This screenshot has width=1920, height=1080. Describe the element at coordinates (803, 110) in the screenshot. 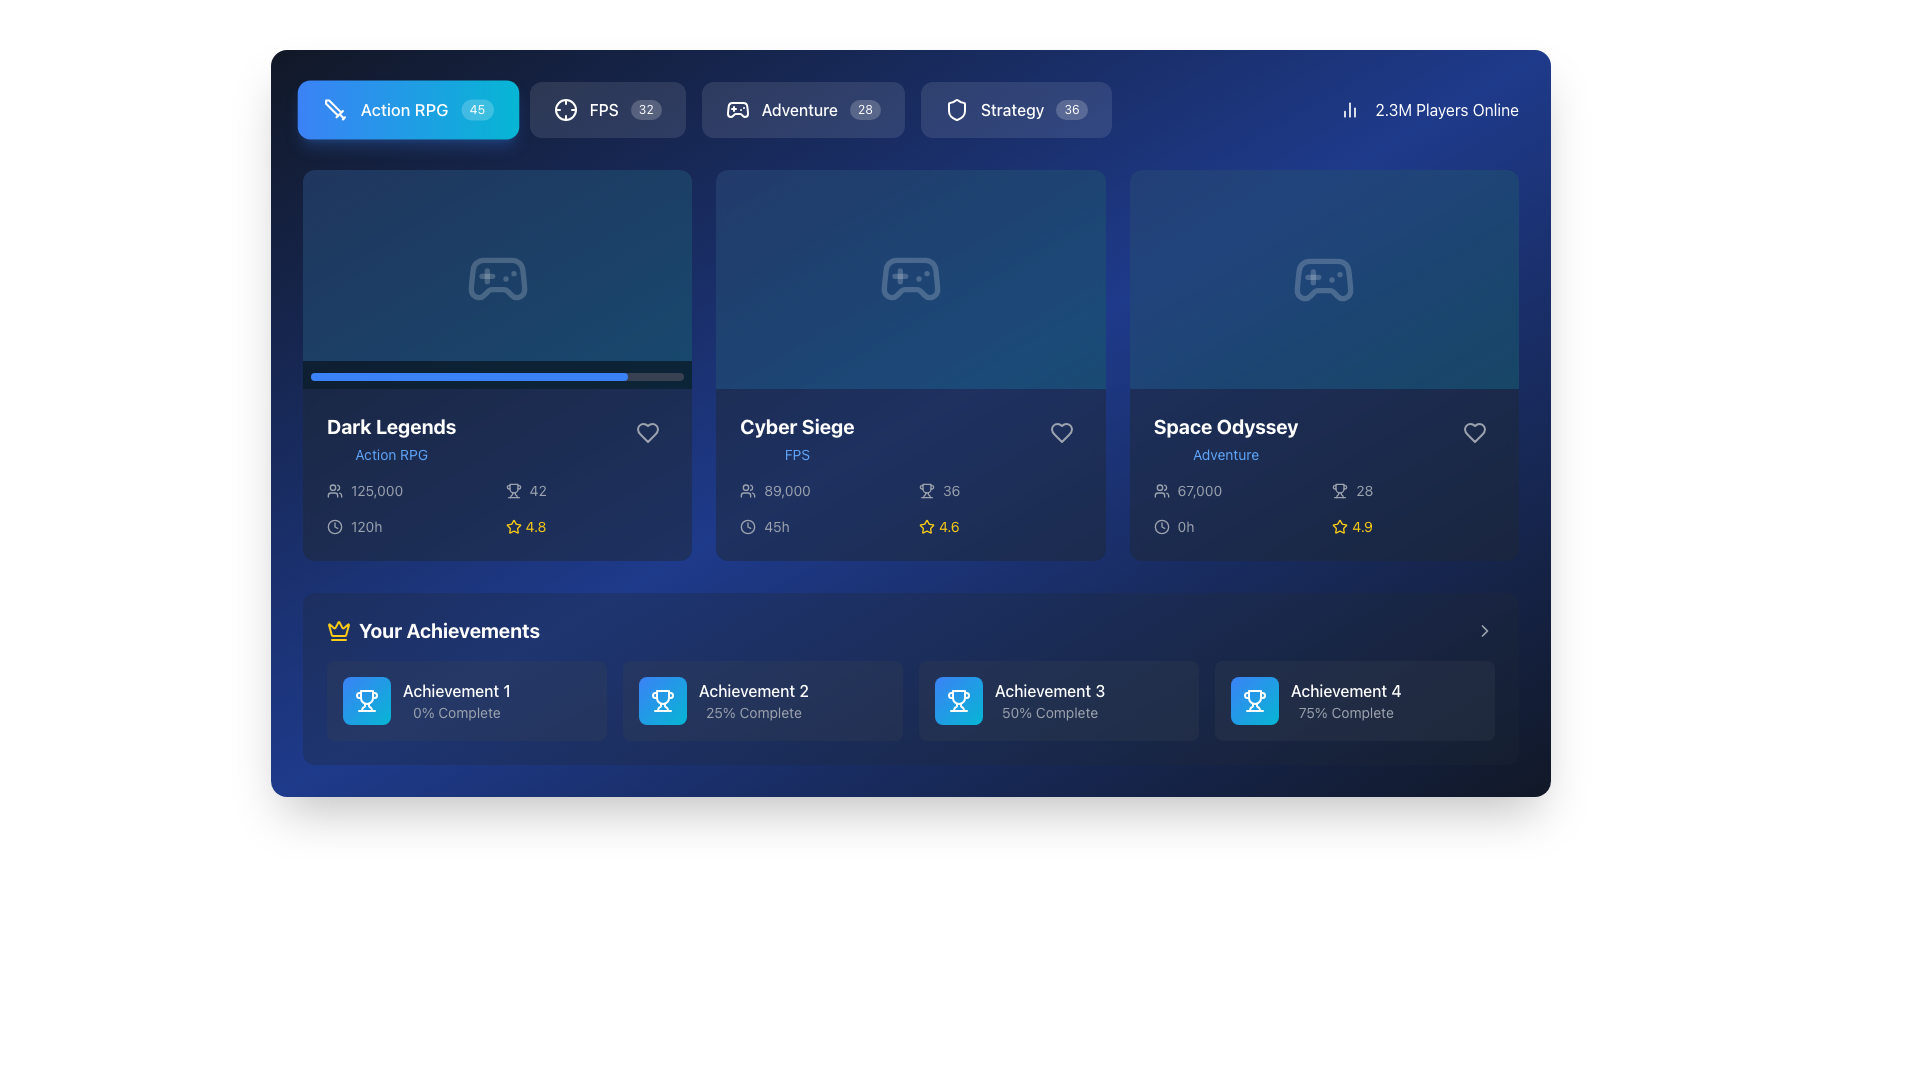

I see `the 'Adventure' button, which has a badge displaying '28' and a gamepad icon` at that location.